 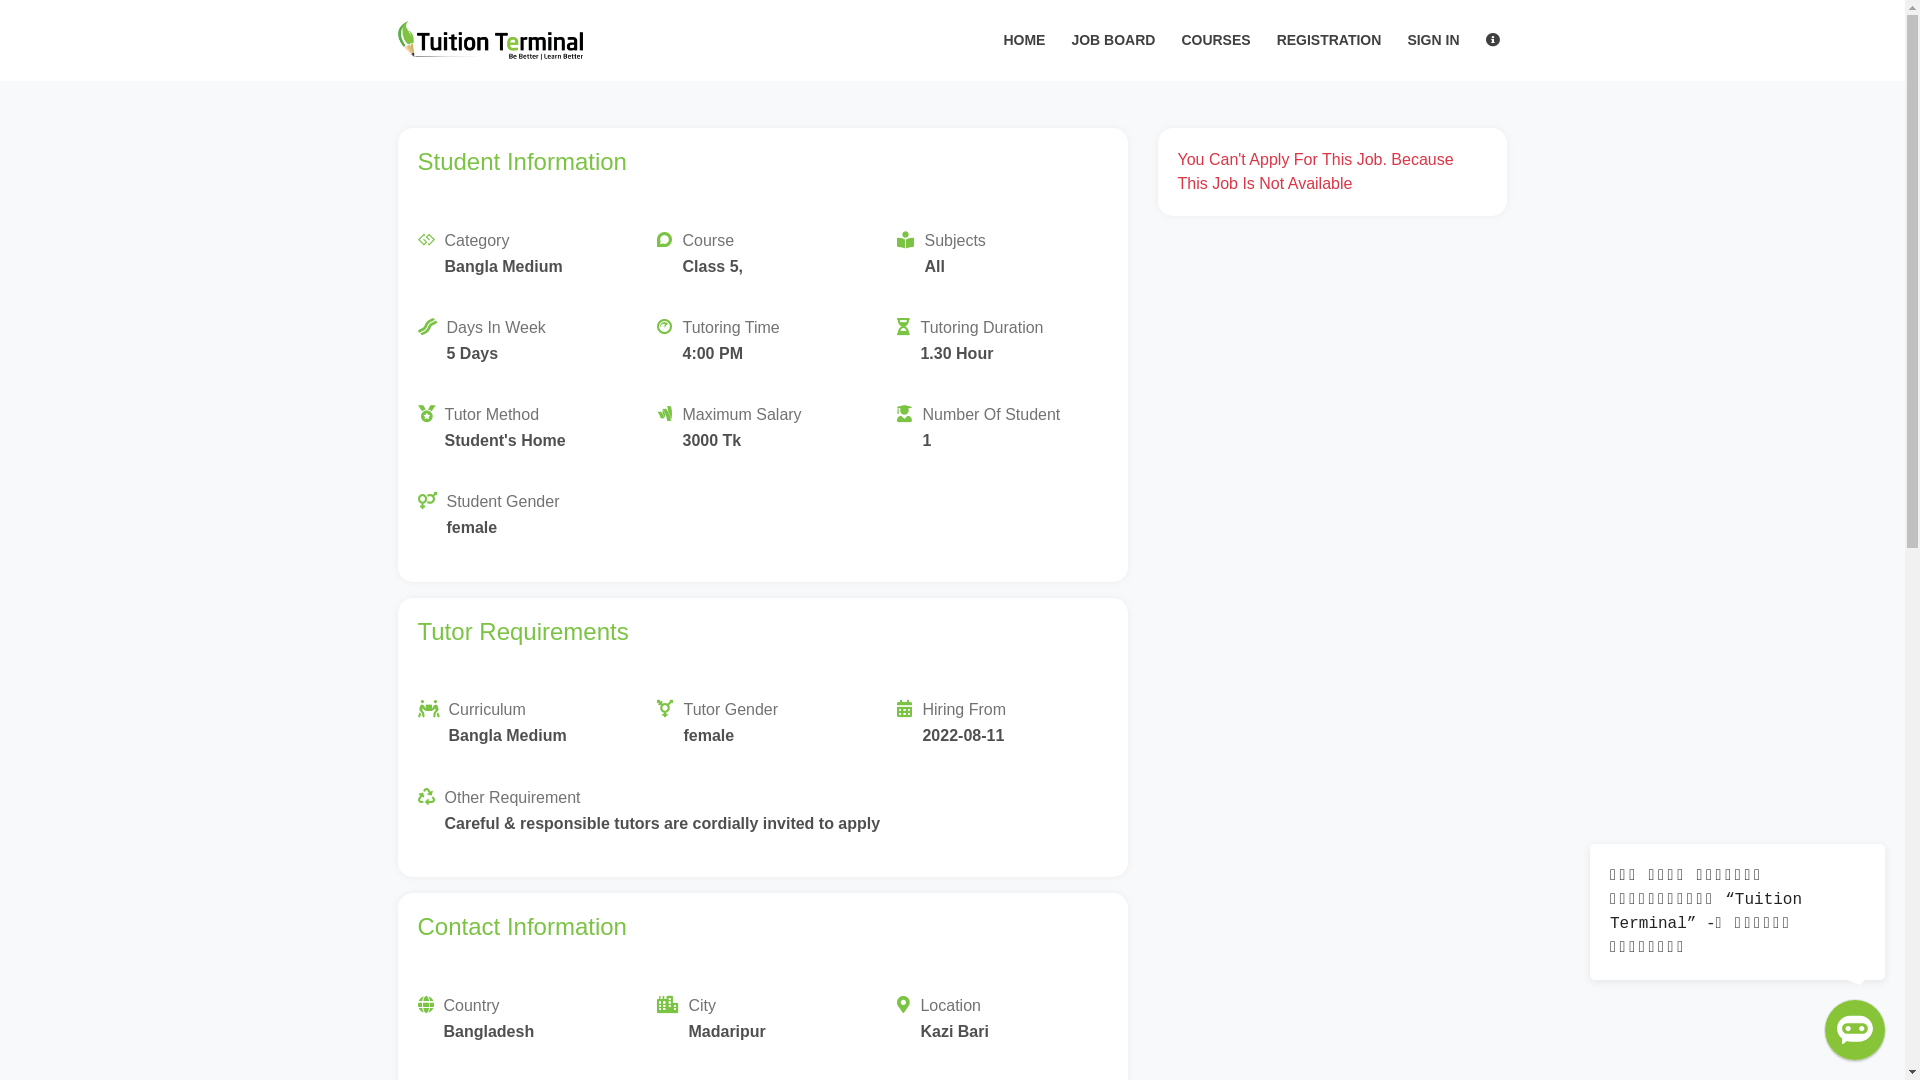 What do you see at coordinates (1214, 40) in the screenshot?
I see `'COURSES'` at bounding box center [1214, 40].